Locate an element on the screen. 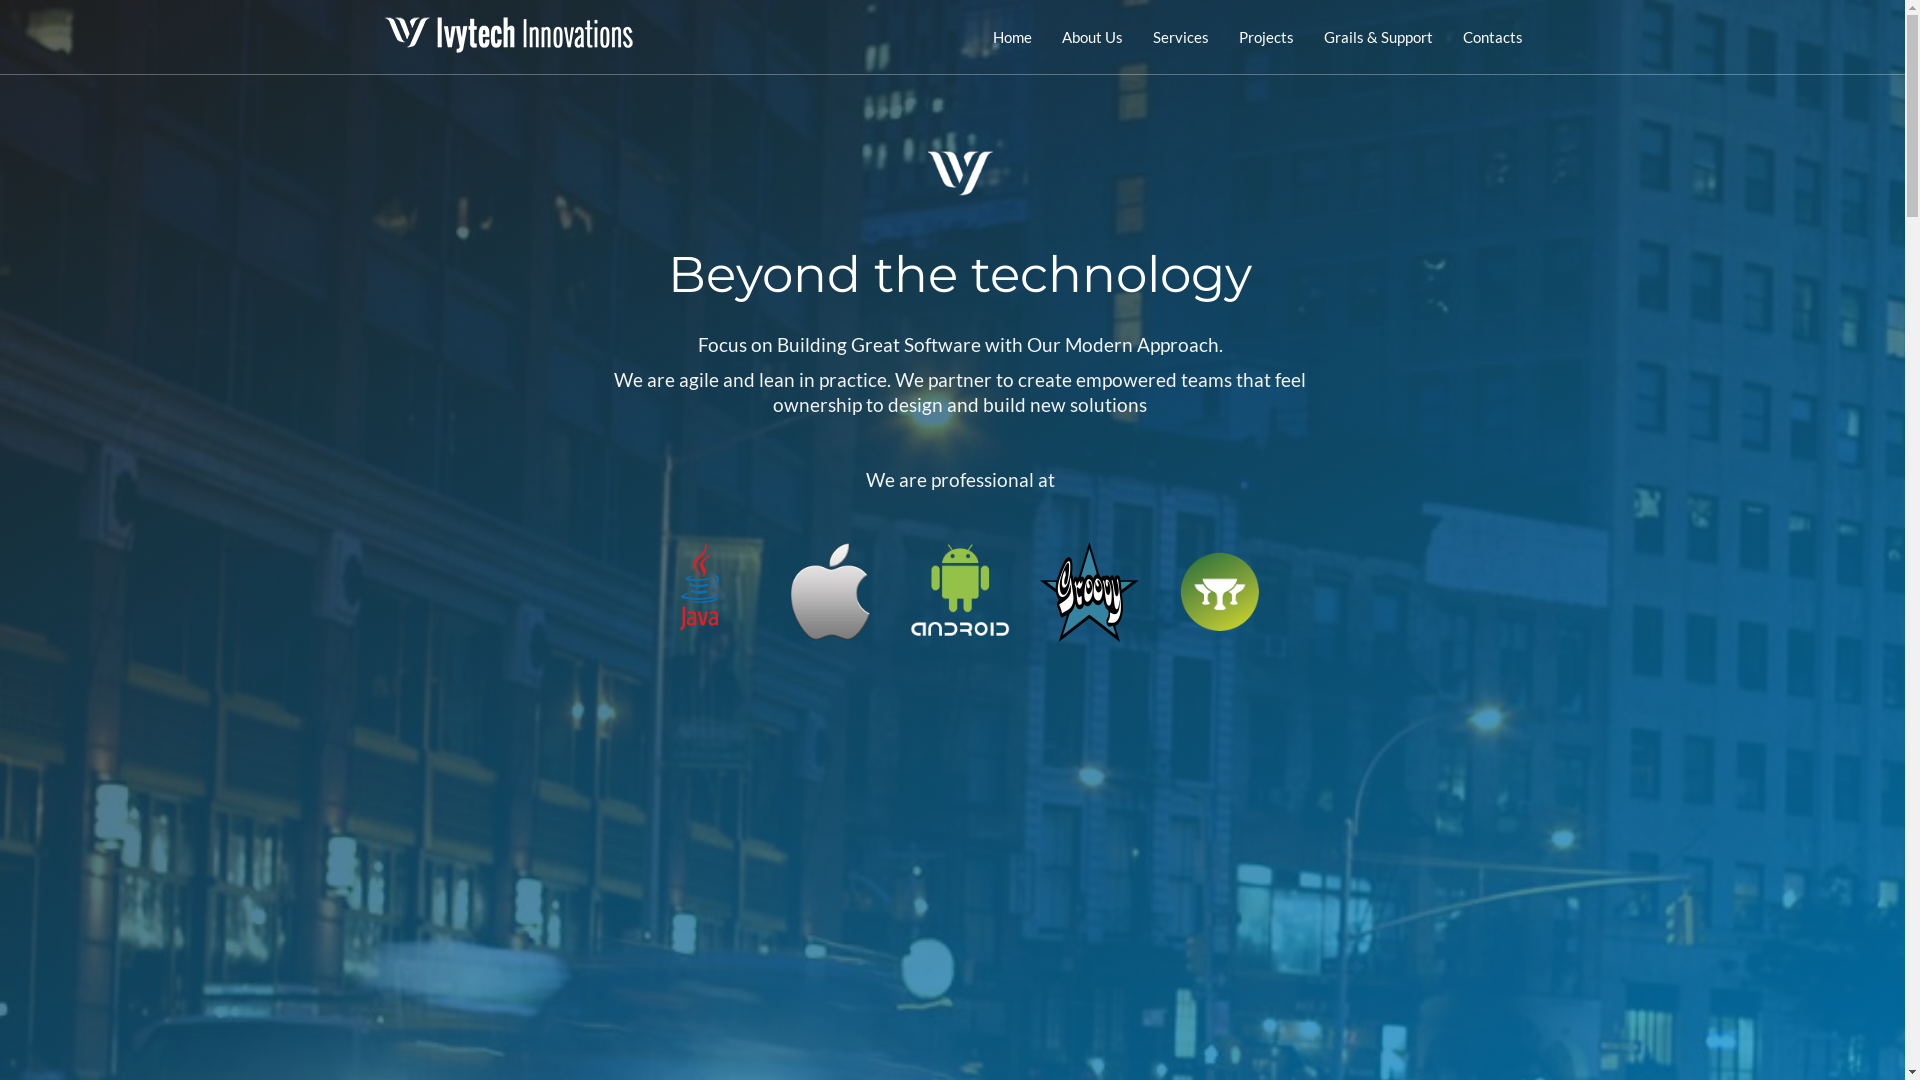  'Services' is located at coordinates (1180, 37).